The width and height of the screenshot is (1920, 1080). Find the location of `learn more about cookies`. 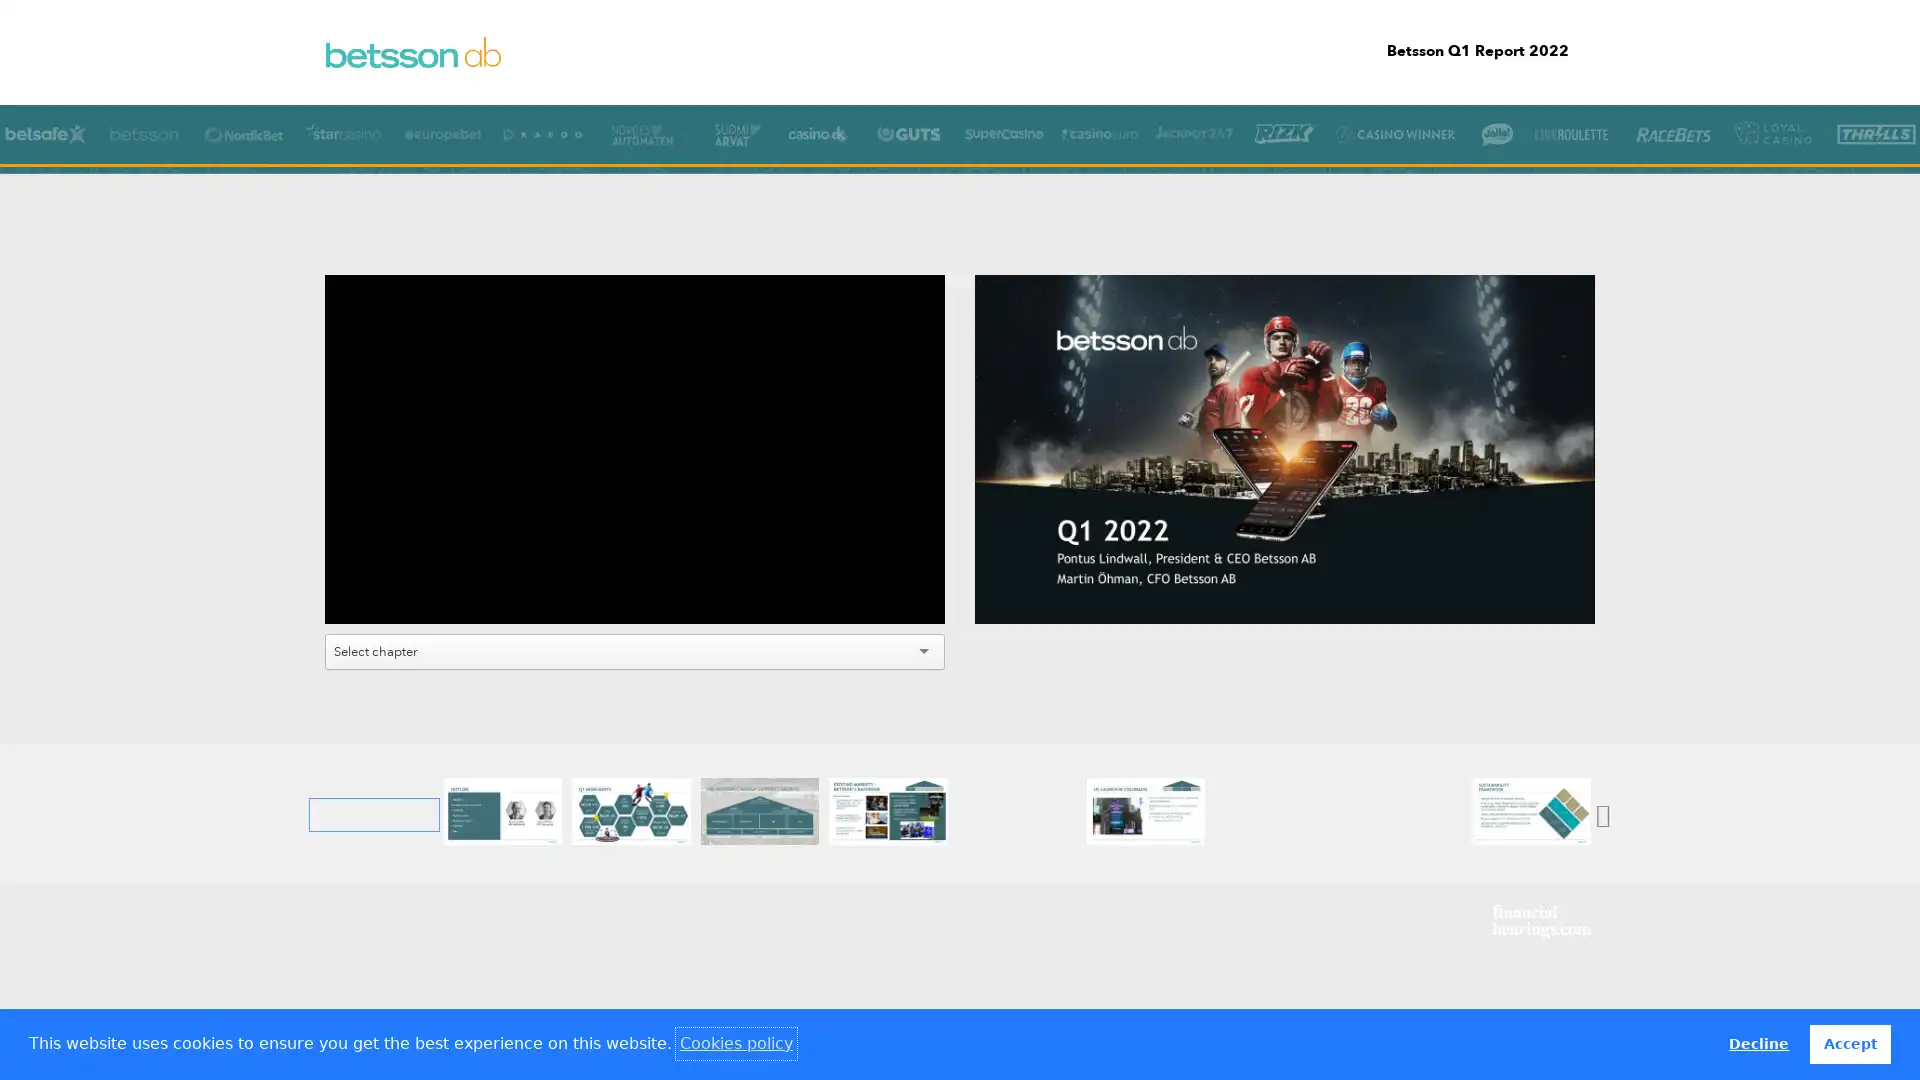

learn more about cookies is located at coordinates (734, 1043).